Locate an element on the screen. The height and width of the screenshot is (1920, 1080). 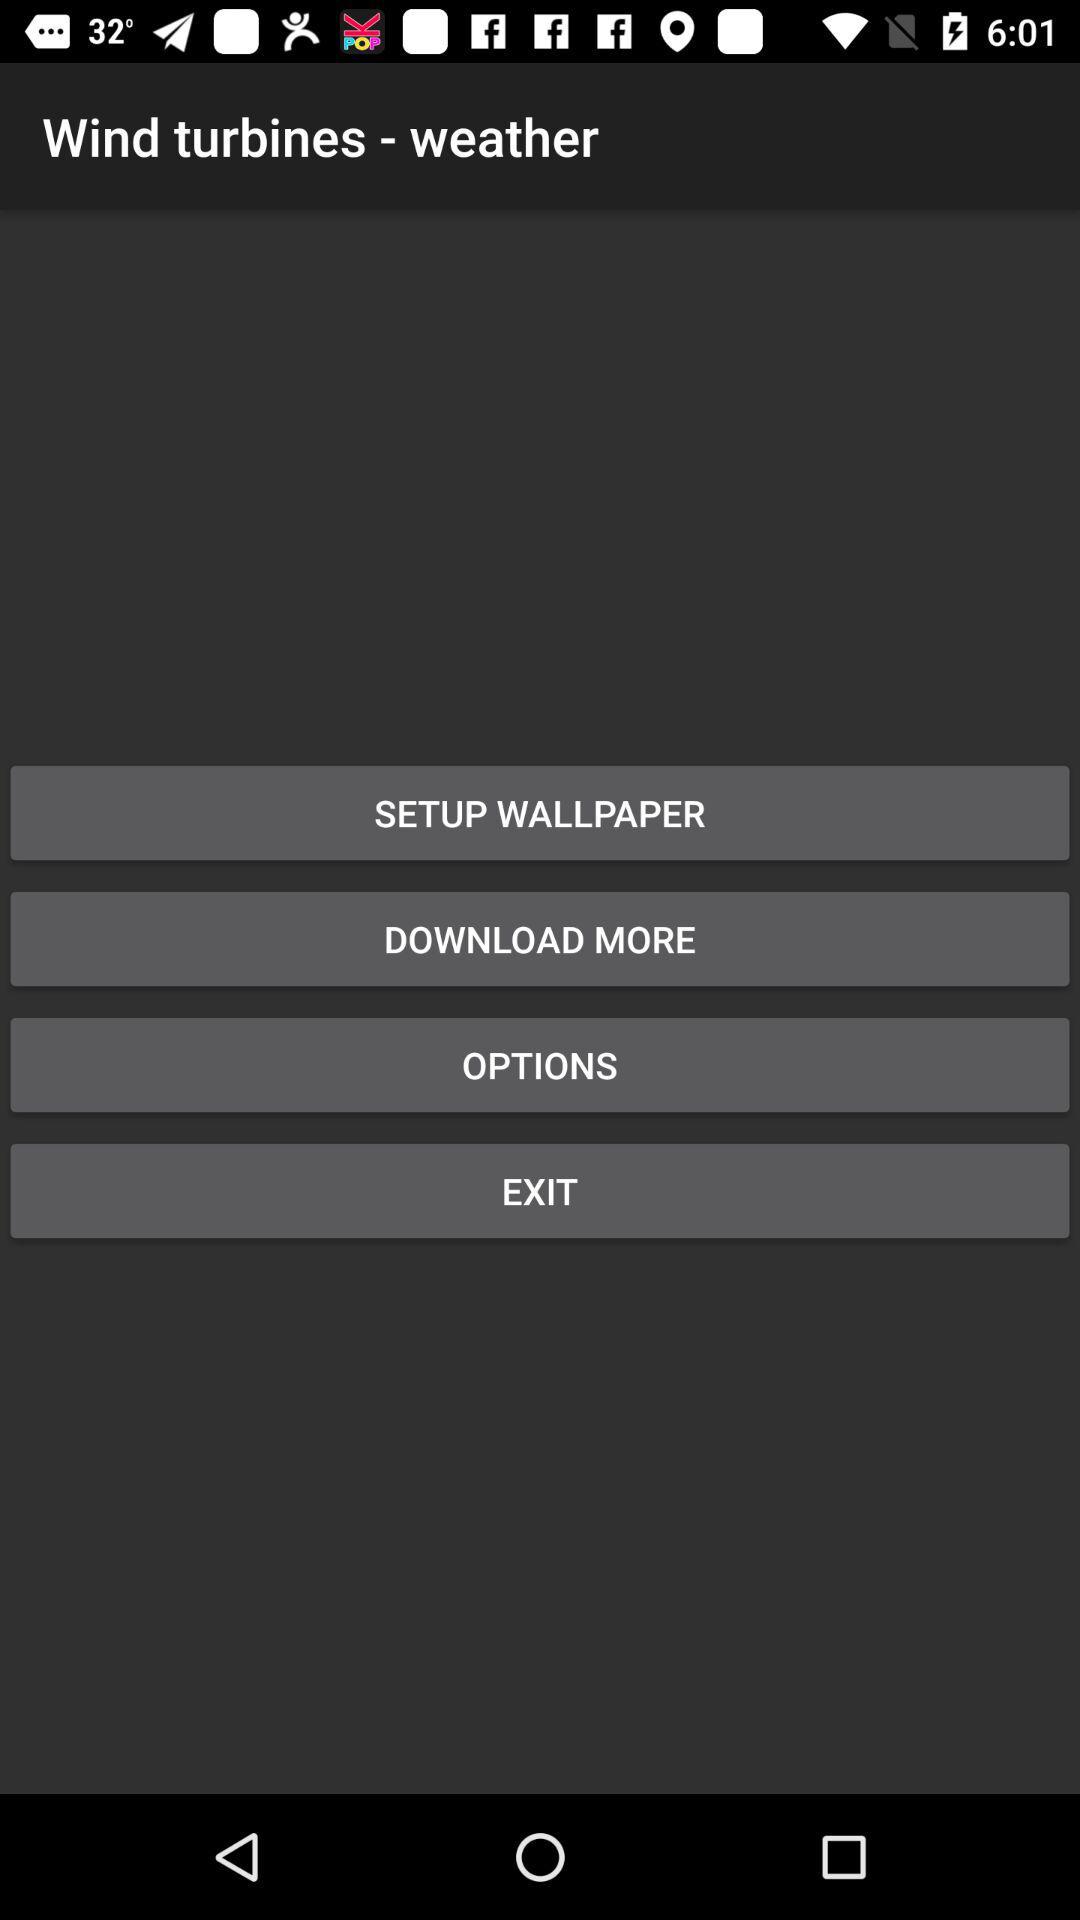
the app below the wind turbines - weather is located at coordinates (540, 812).